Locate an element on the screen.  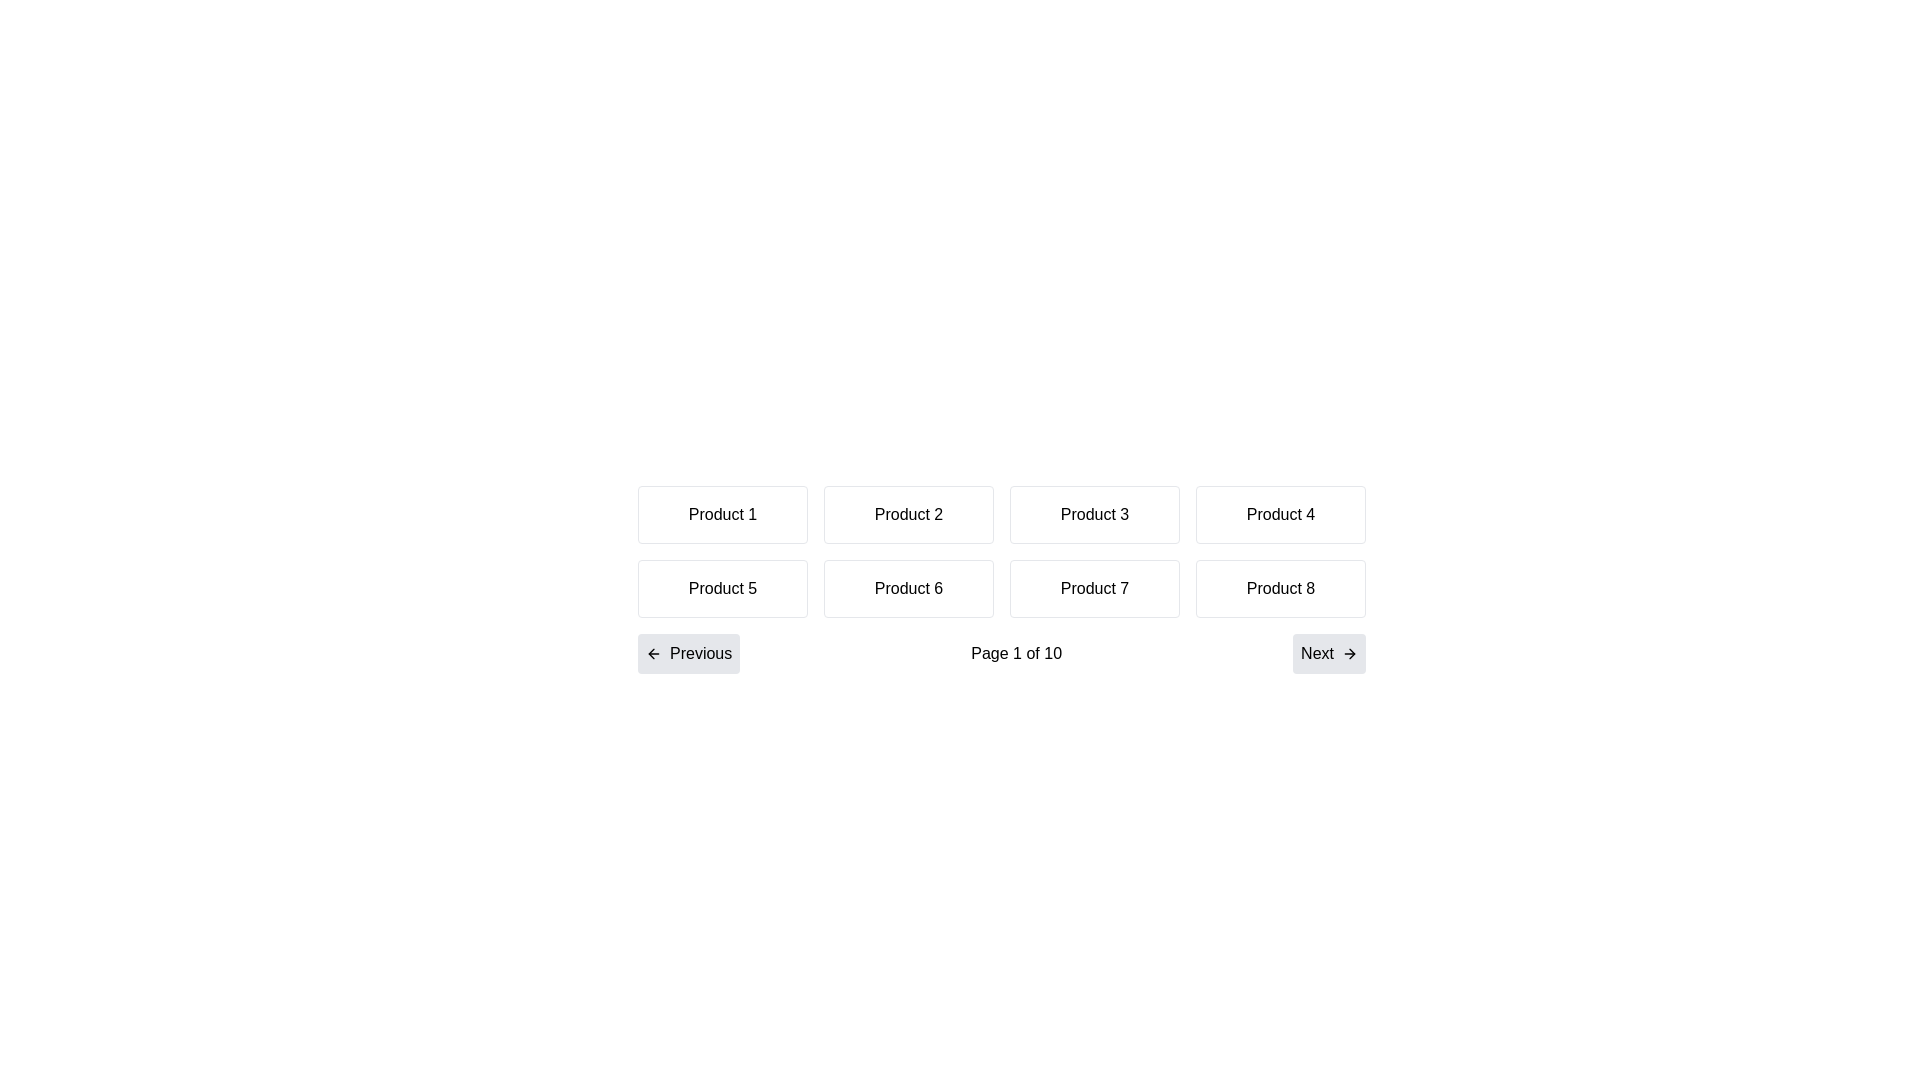
the navigation button located in the bottom-right corner of the content area is located at coordinates (1329, 654).